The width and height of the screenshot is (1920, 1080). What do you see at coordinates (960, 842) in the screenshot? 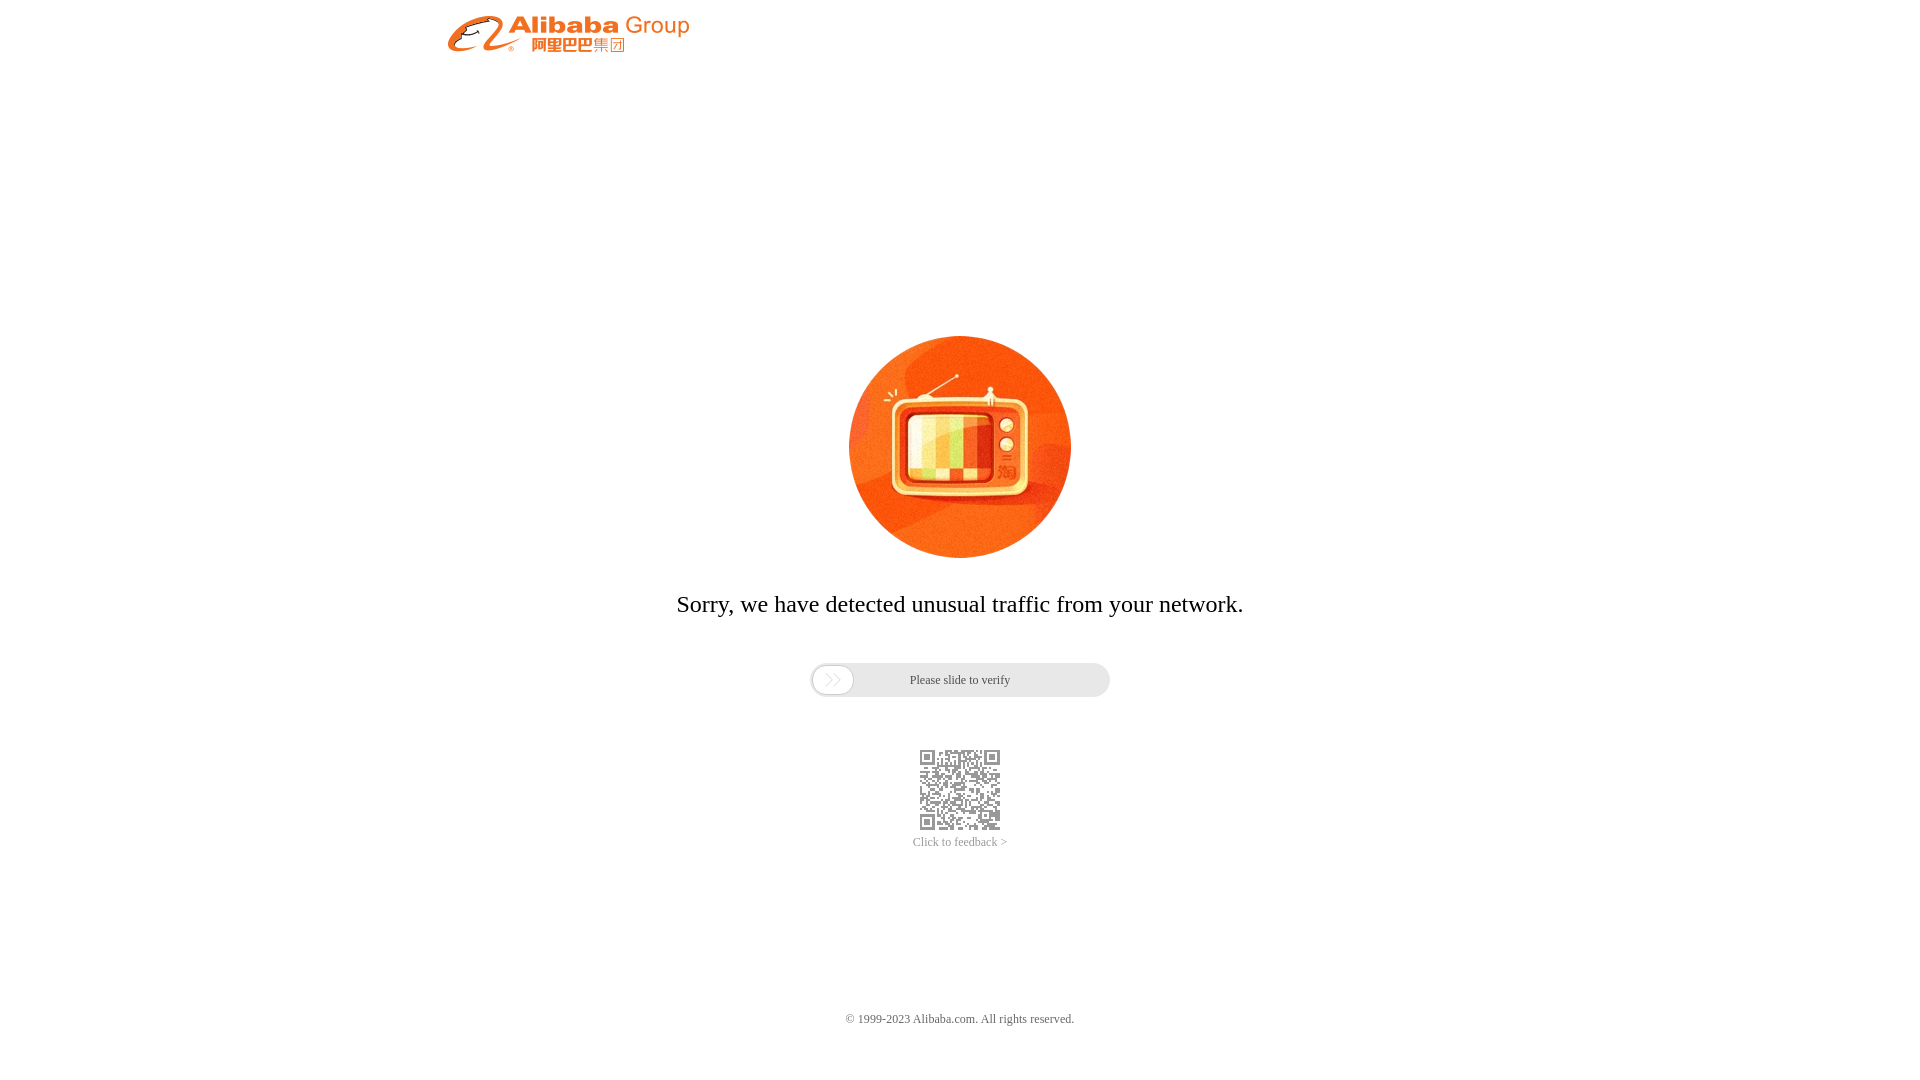
I see `'Click to feedback >'` at bounding box center [960, 842].